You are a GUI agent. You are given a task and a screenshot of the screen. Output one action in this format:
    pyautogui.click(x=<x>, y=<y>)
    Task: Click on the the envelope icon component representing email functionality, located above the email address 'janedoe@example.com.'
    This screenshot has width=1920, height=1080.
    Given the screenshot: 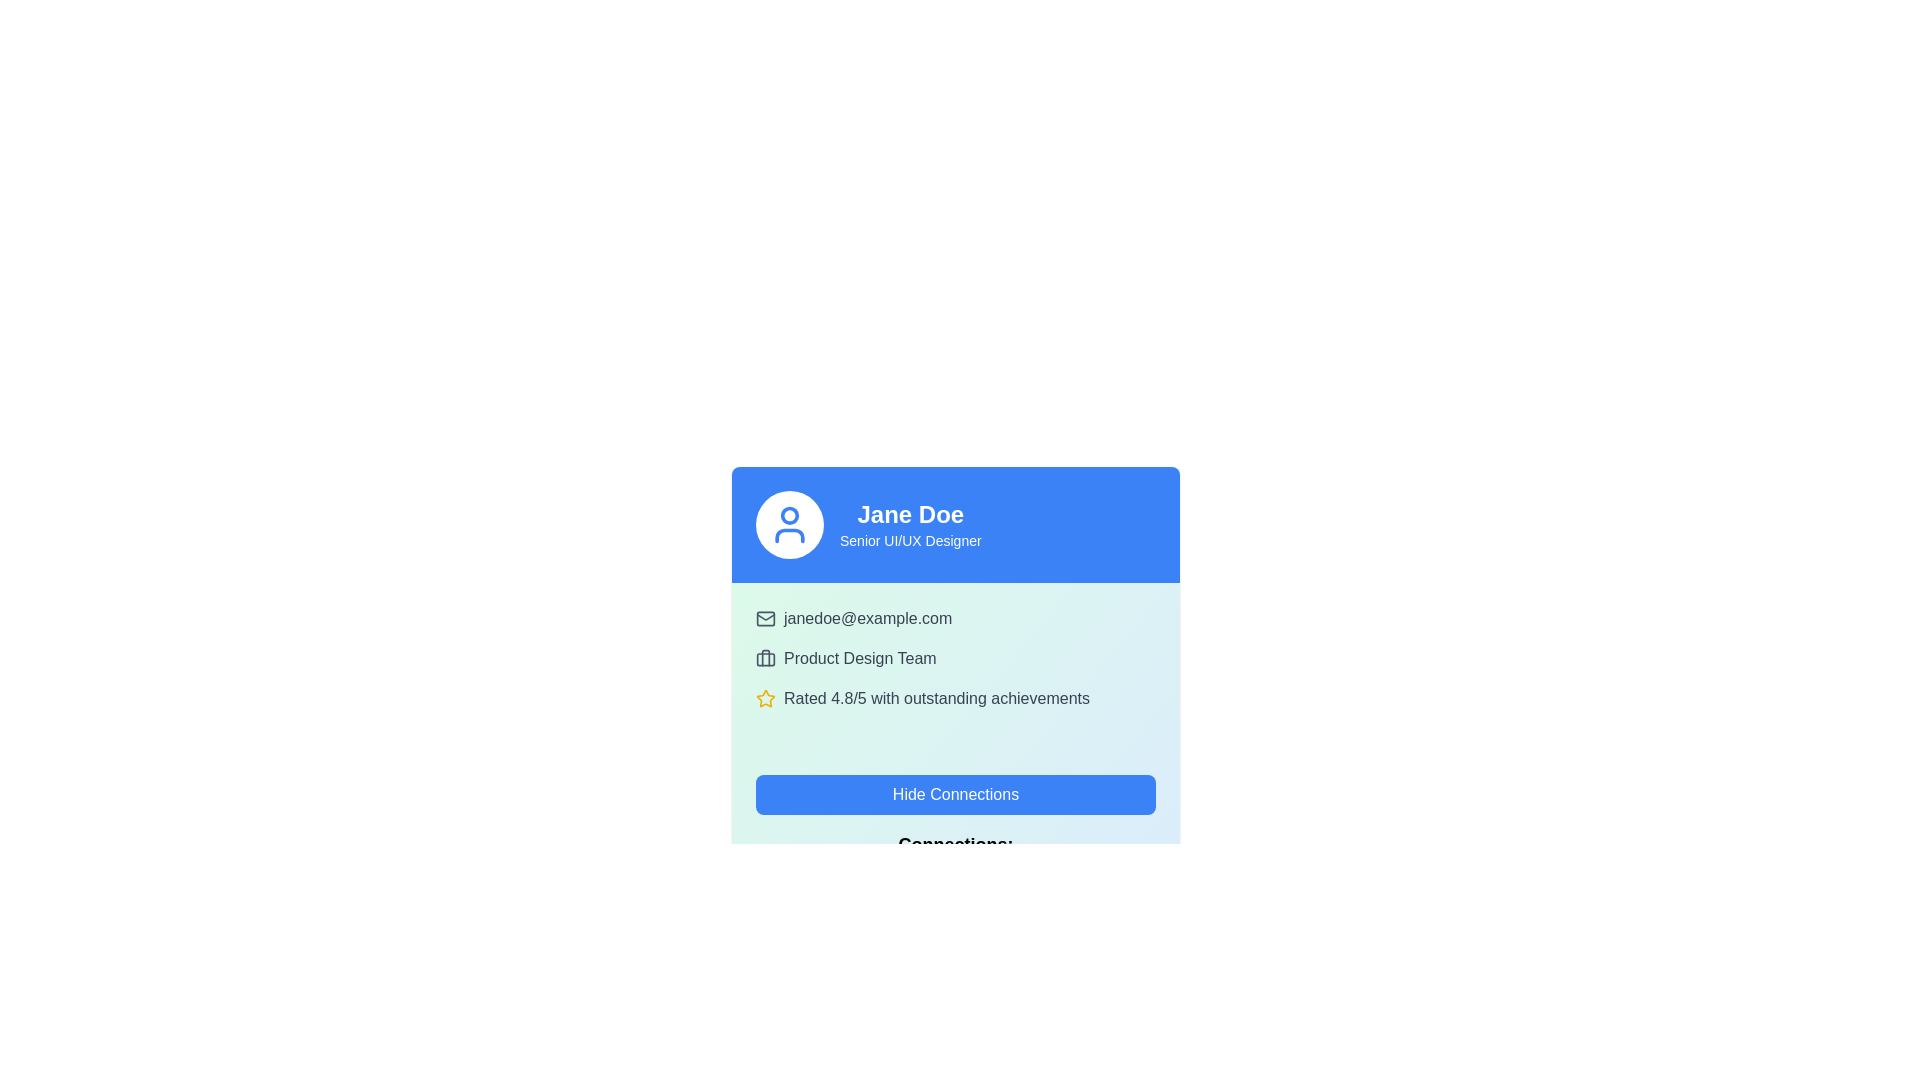 What is the action you would take?
    pyautogui.click(x=765, y=617)
    